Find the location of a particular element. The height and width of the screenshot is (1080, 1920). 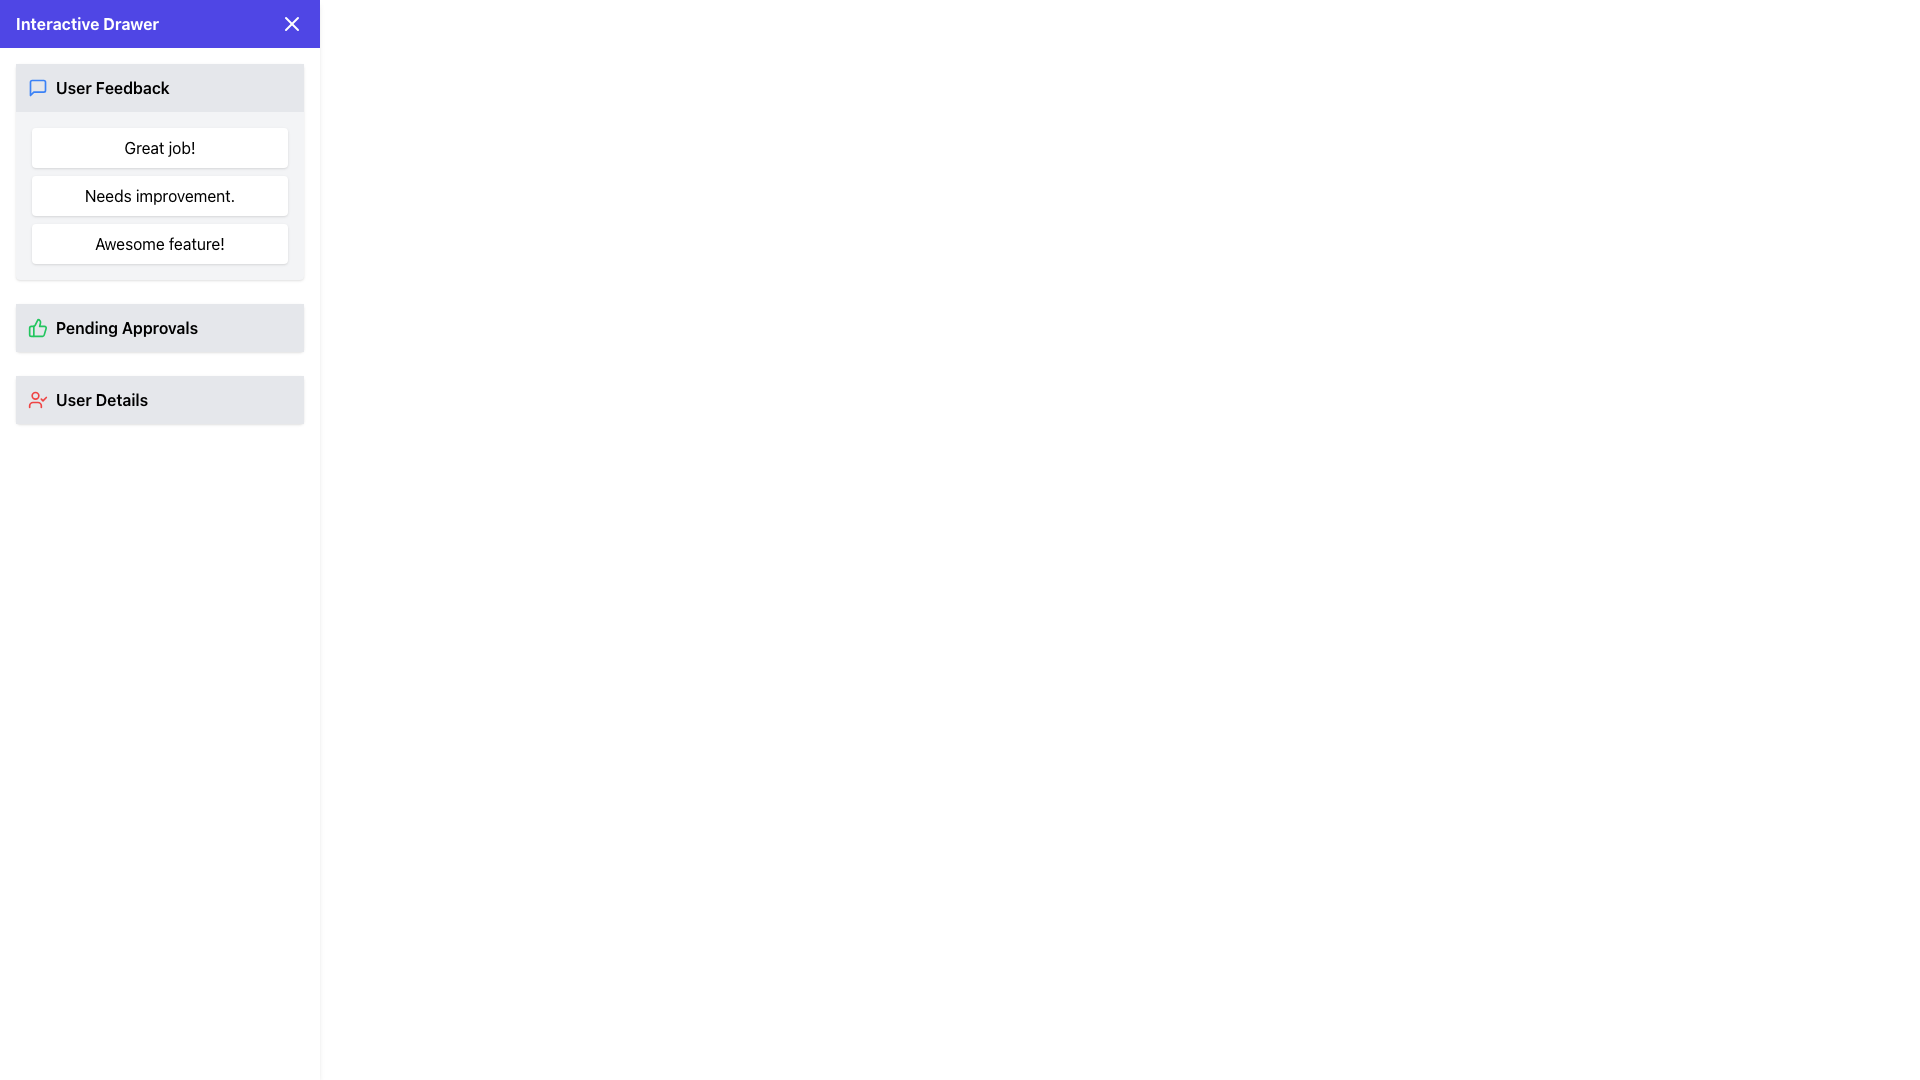

the 'User Feedback' interactive header is located at coordinates (158, 87).